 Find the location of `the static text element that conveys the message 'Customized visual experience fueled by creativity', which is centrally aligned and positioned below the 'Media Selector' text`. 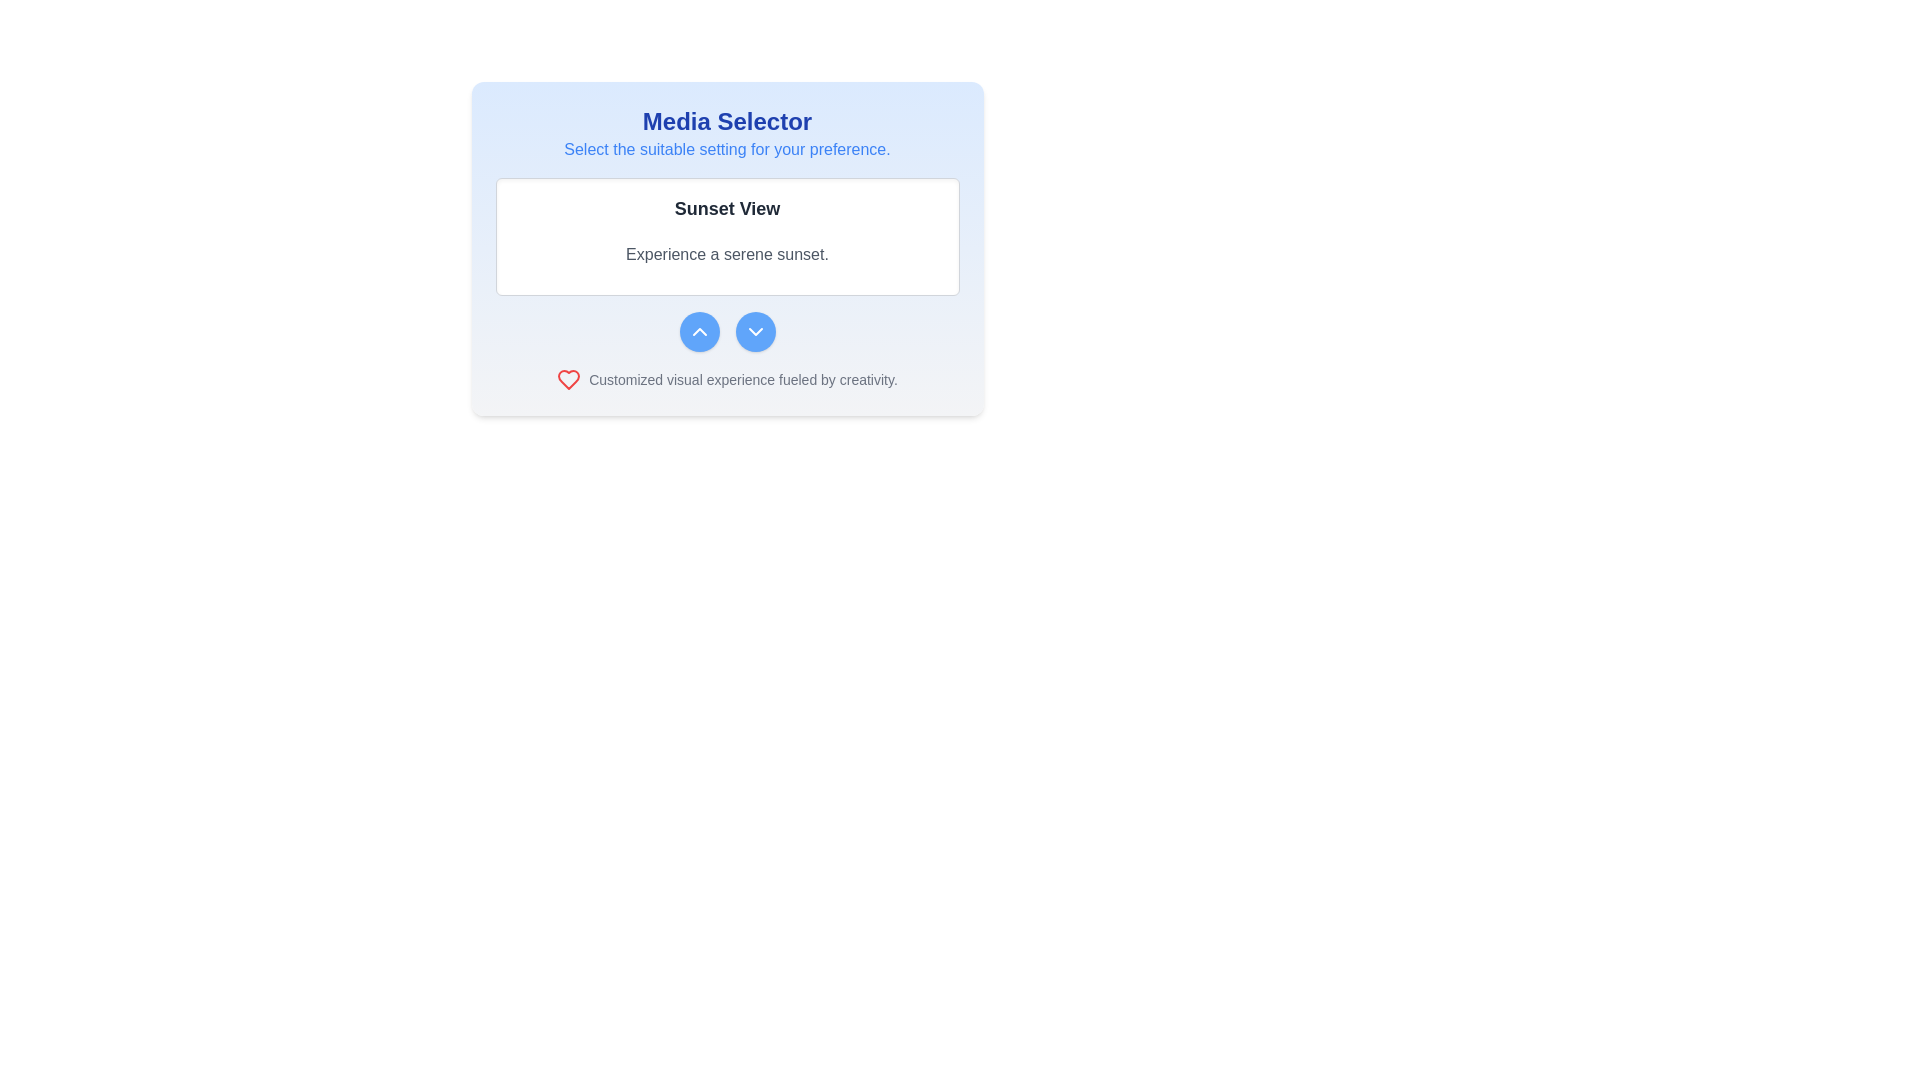

the static text element that conveys the message 'Customized visual experience fueled by creativity', which is centrally aligned and positioned below the 'Media Selector' text is located at coordinates (742, 380).